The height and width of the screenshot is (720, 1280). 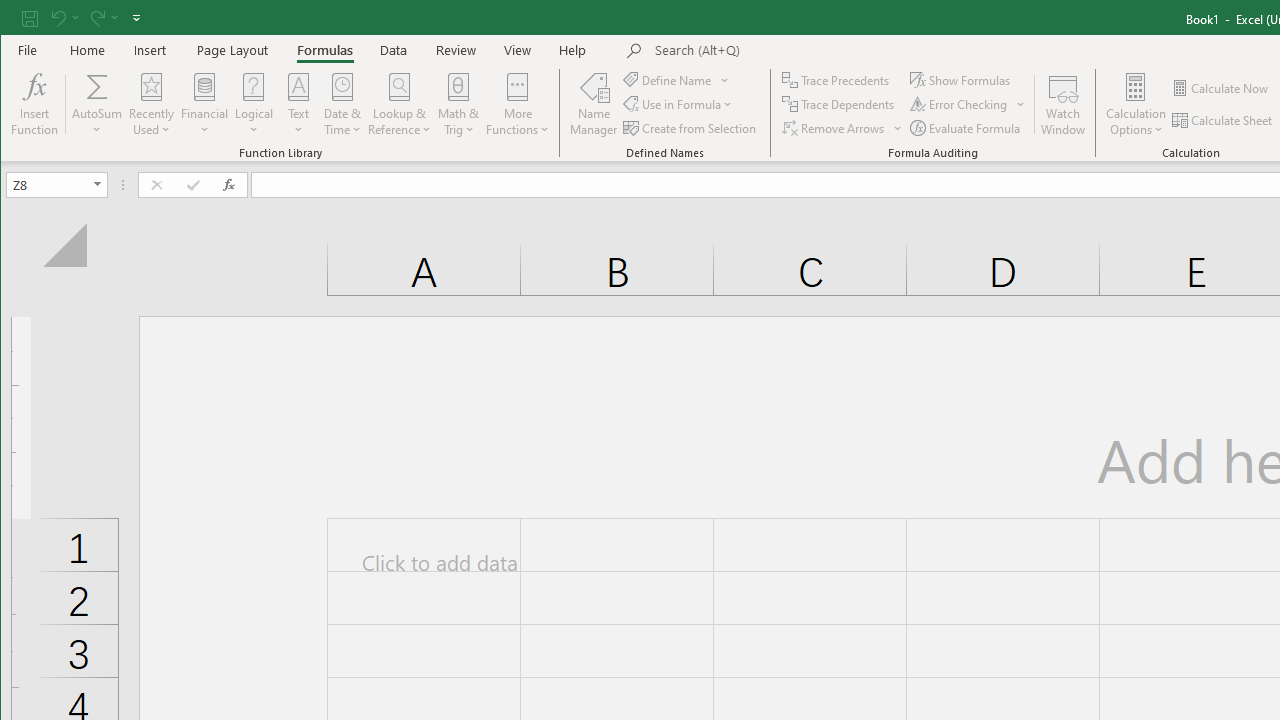 I want to click on 'Show Formulas', so click(x=962, y=79).